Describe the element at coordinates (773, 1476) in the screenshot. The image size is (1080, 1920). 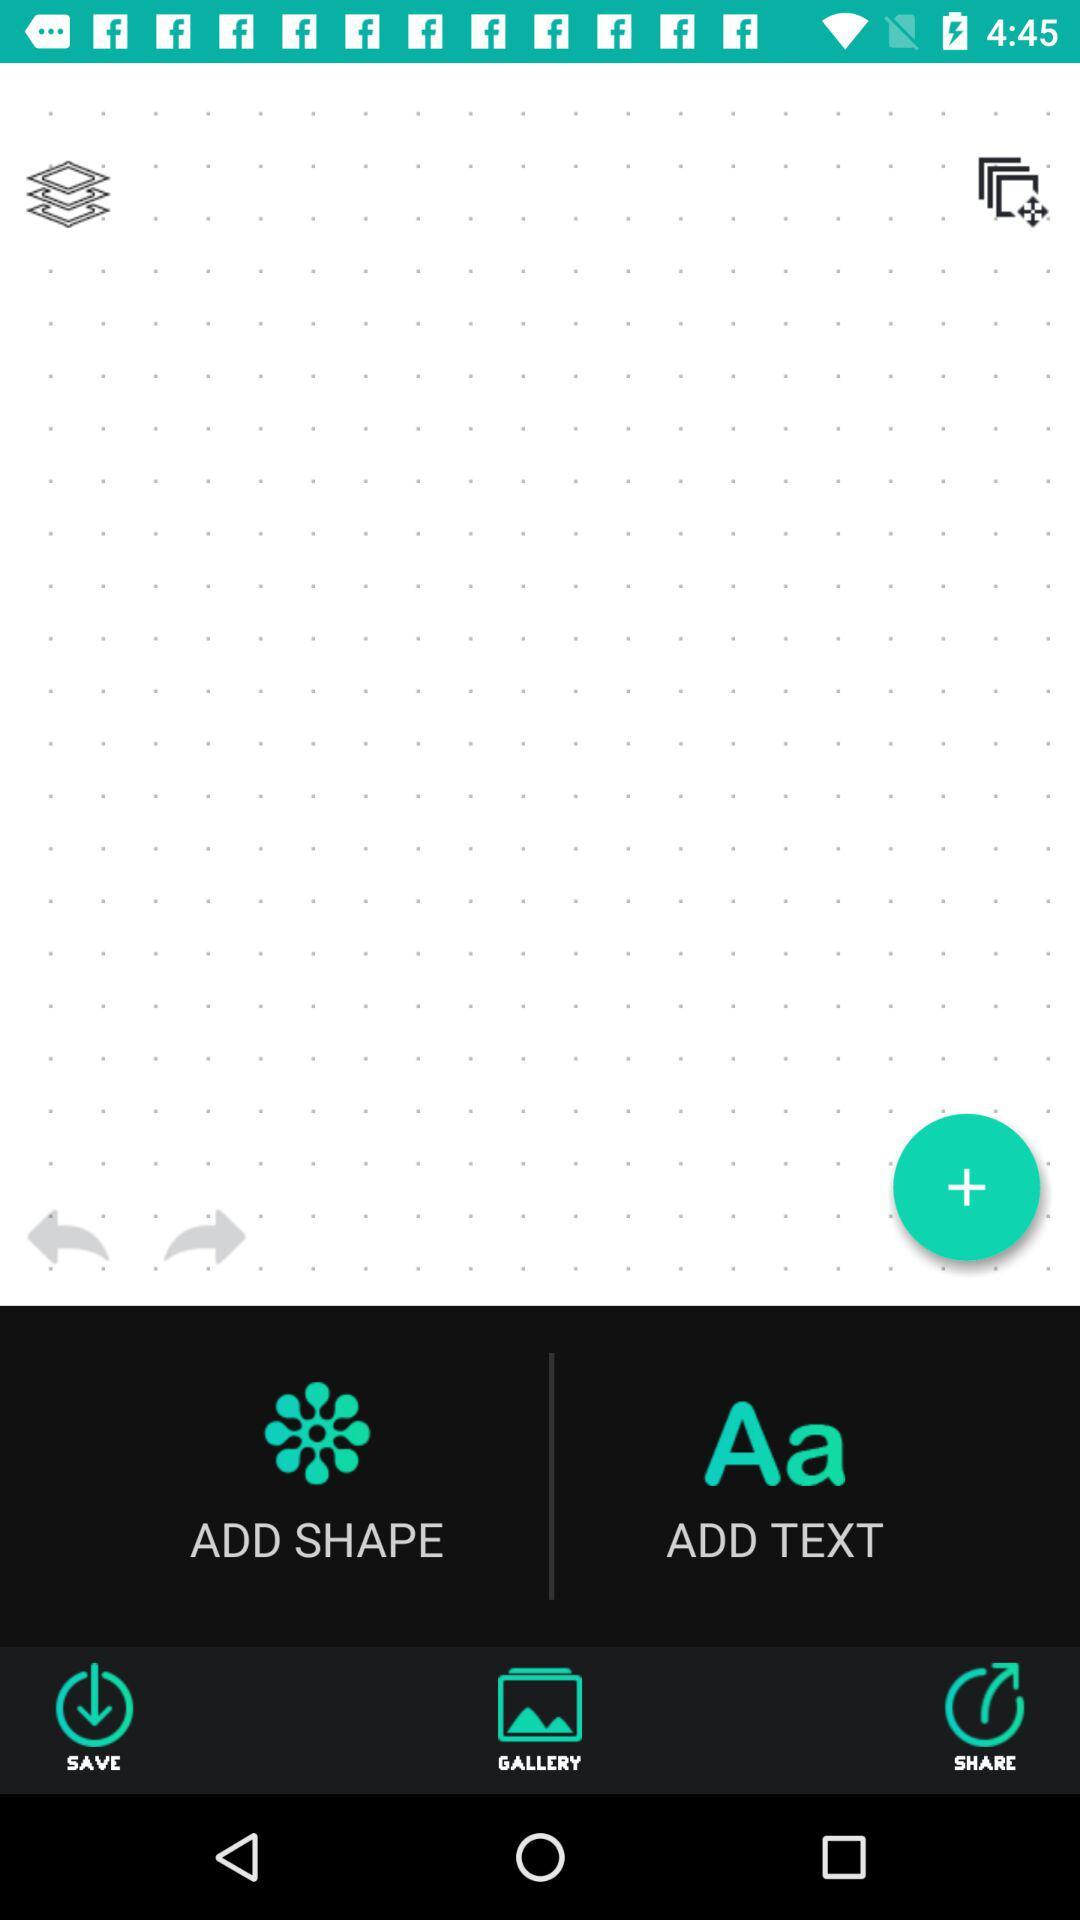
I see `add text item` at that location.